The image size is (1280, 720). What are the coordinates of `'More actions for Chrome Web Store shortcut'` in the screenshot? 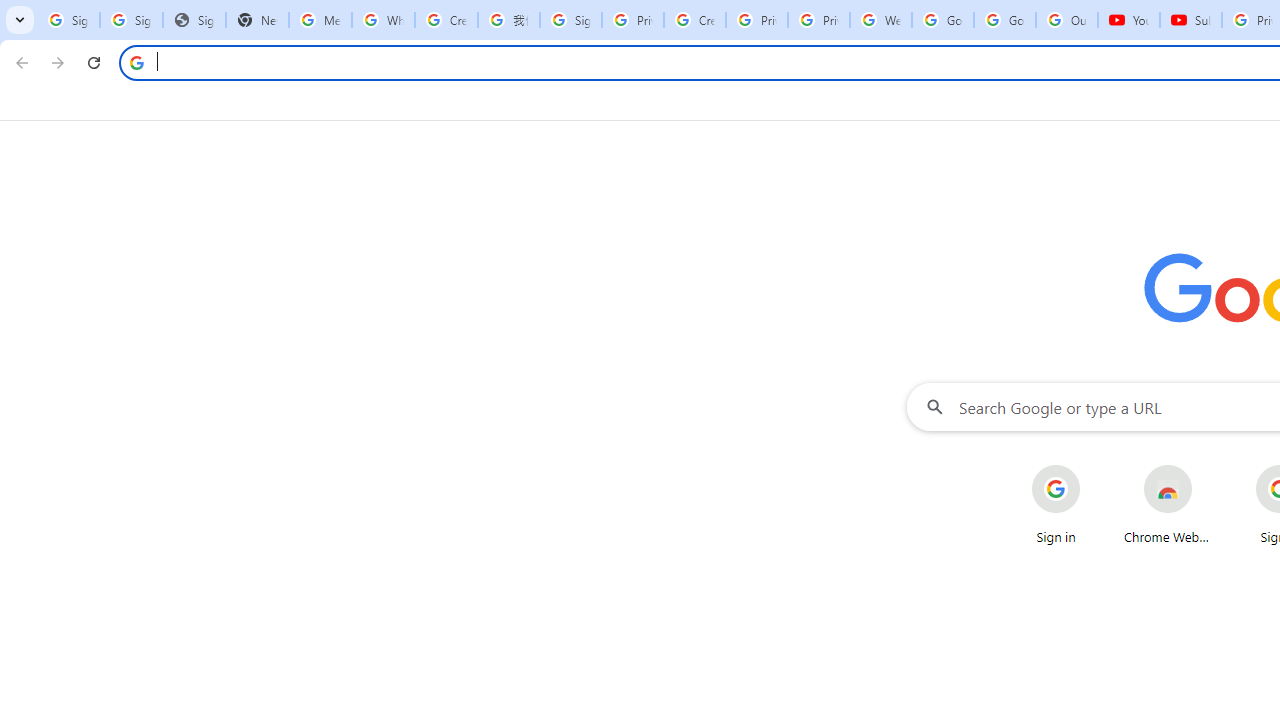 It's located at (1207, 466).